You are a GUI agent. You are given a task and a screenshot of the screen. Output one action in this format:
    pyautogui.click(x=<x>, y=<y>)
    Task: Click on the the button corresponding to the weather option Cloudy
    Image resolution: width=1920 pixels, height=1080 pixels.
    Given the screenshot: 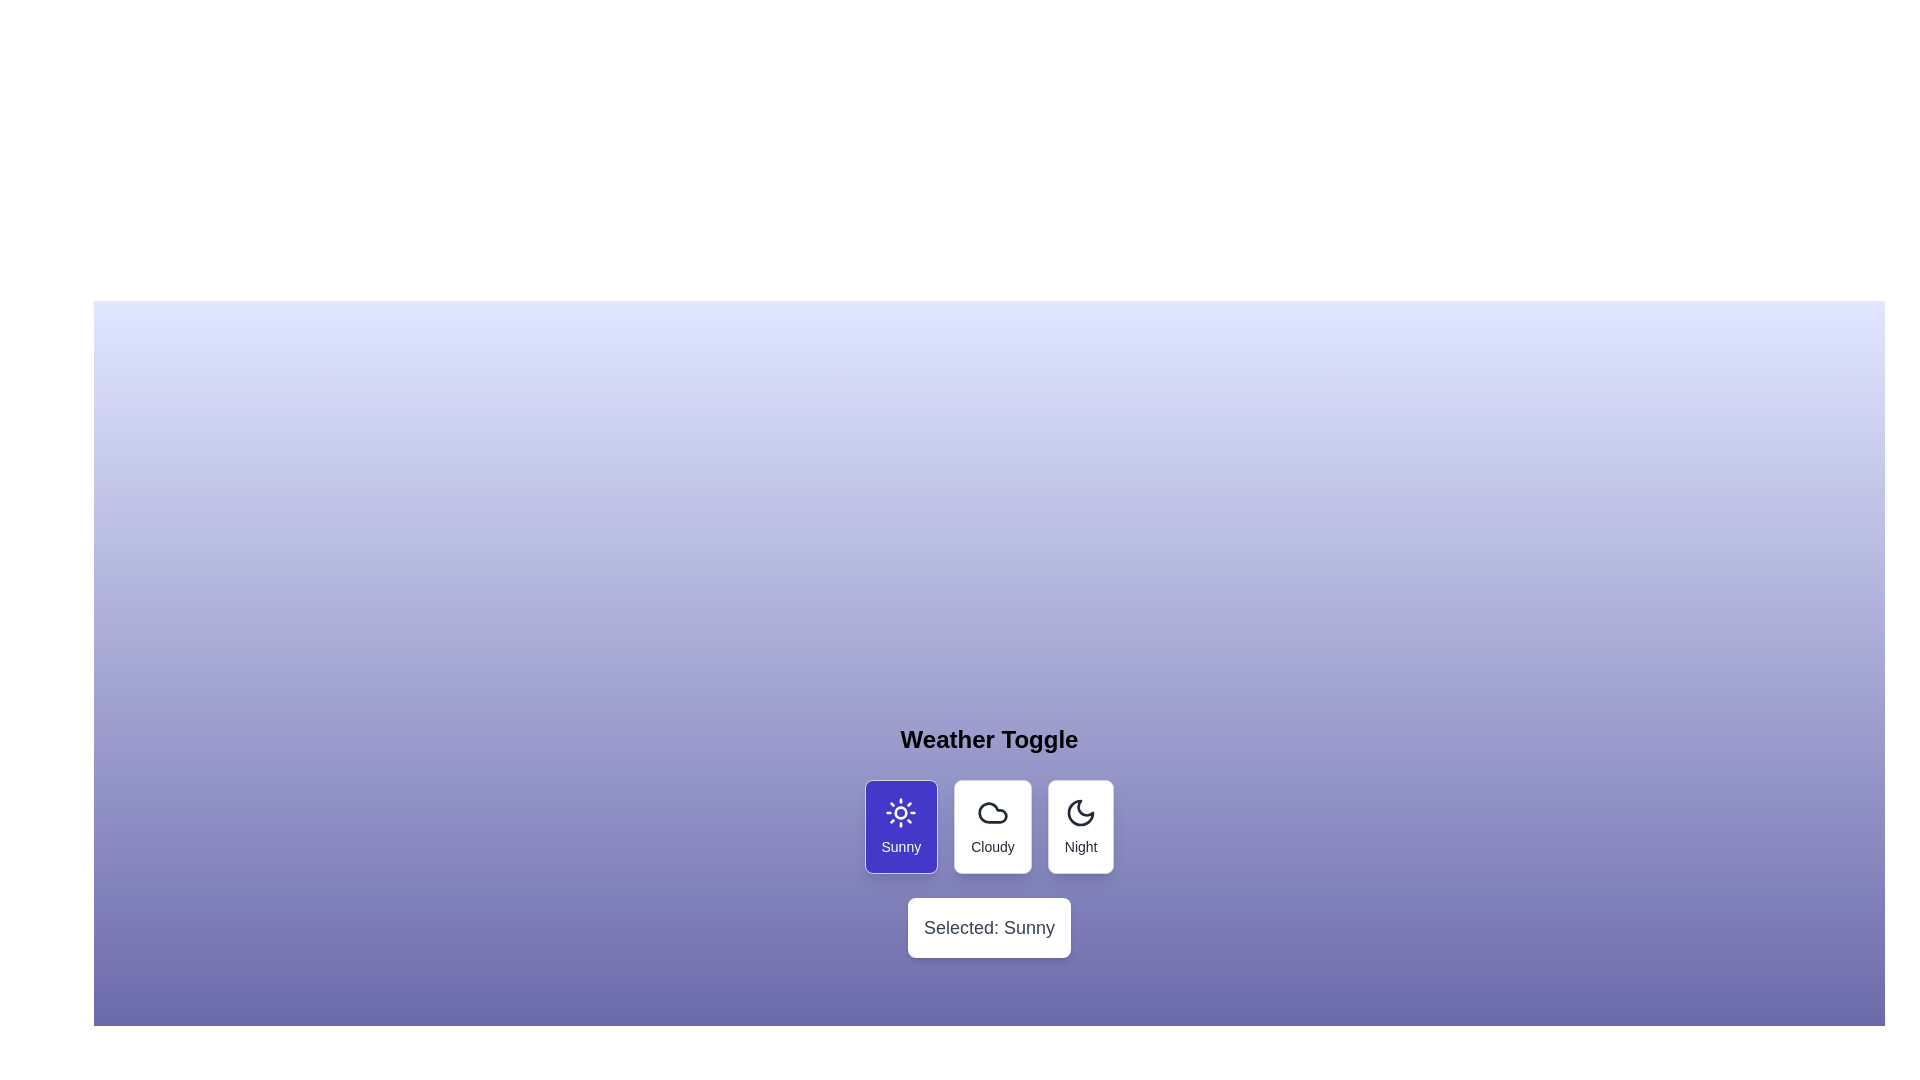 What is the action you would take?
    pyautogui.click(x=993, y=826)
    